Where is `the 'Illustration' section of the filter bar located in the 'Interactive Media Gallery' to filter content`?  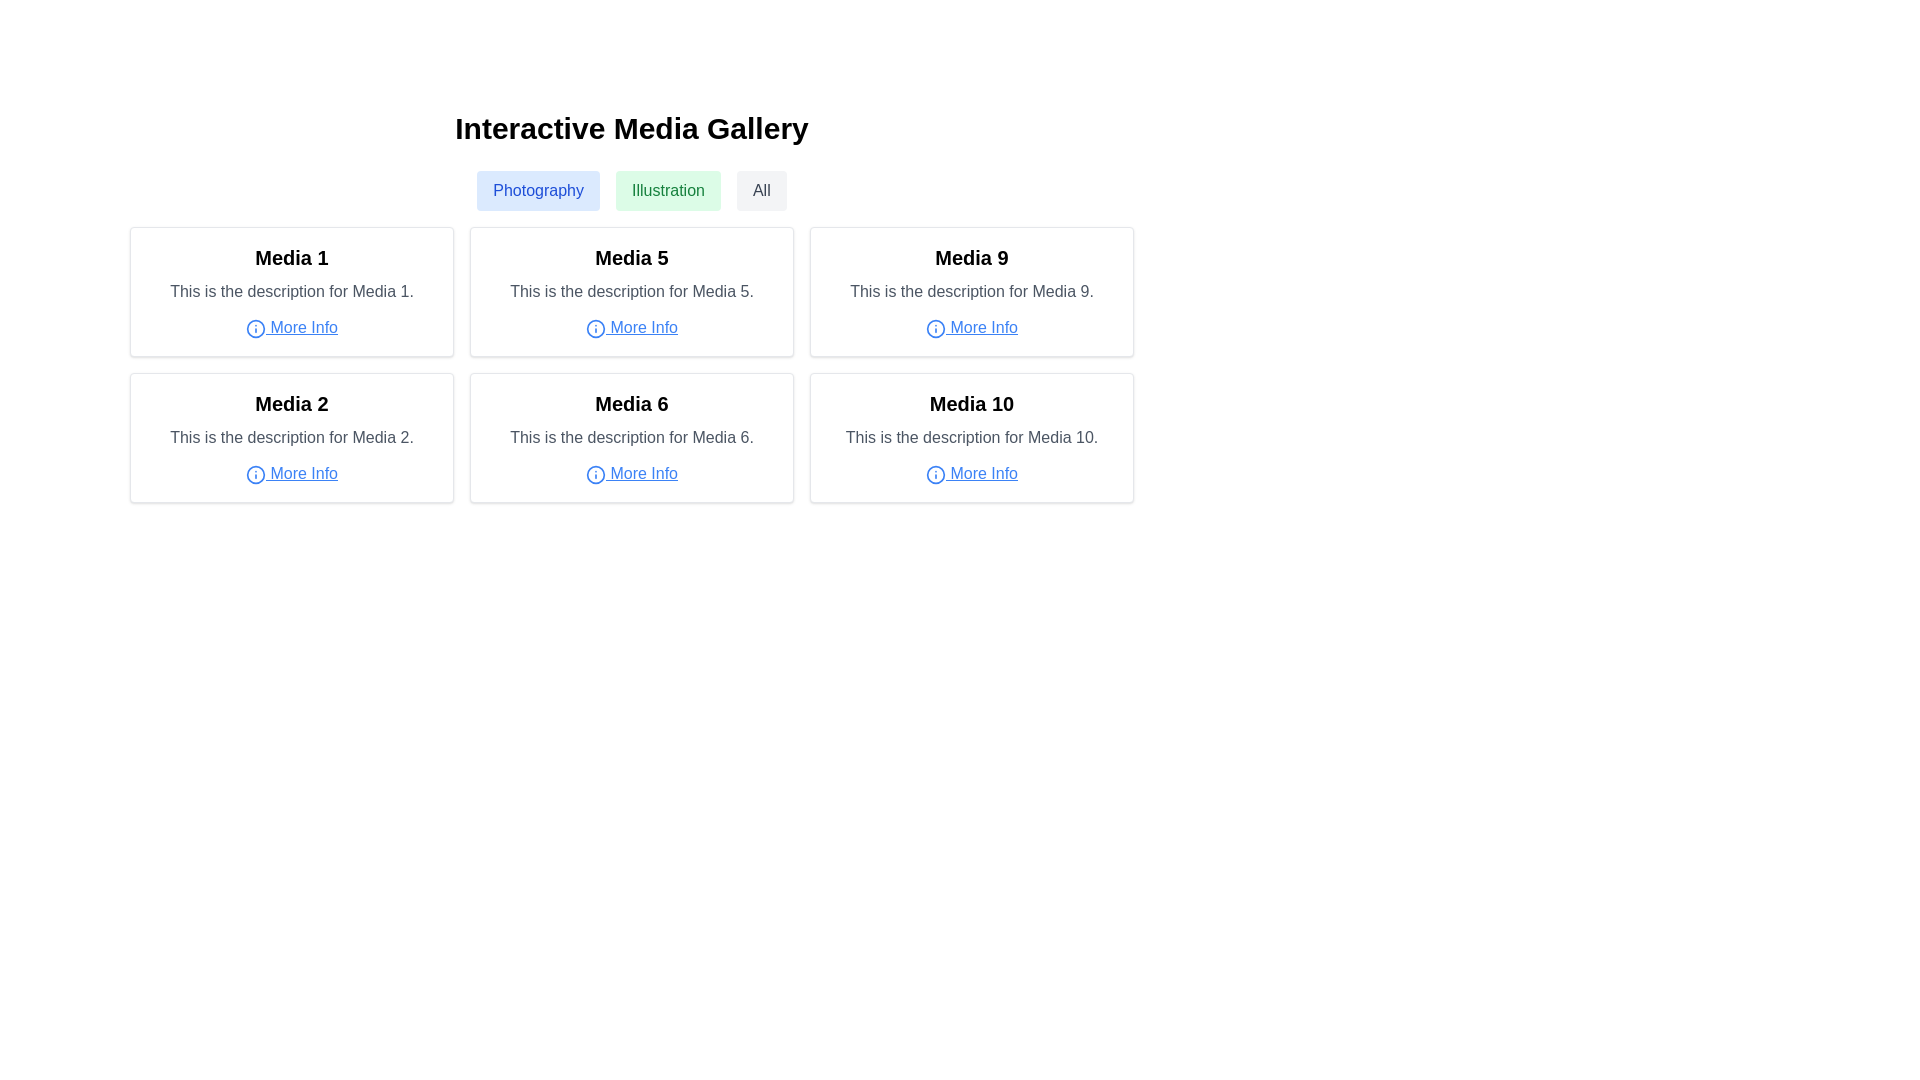
the 'Illustration' section of the filter bar located in the 'Interactive Media Gallery' to filter content is located at coordinates (631, 191).